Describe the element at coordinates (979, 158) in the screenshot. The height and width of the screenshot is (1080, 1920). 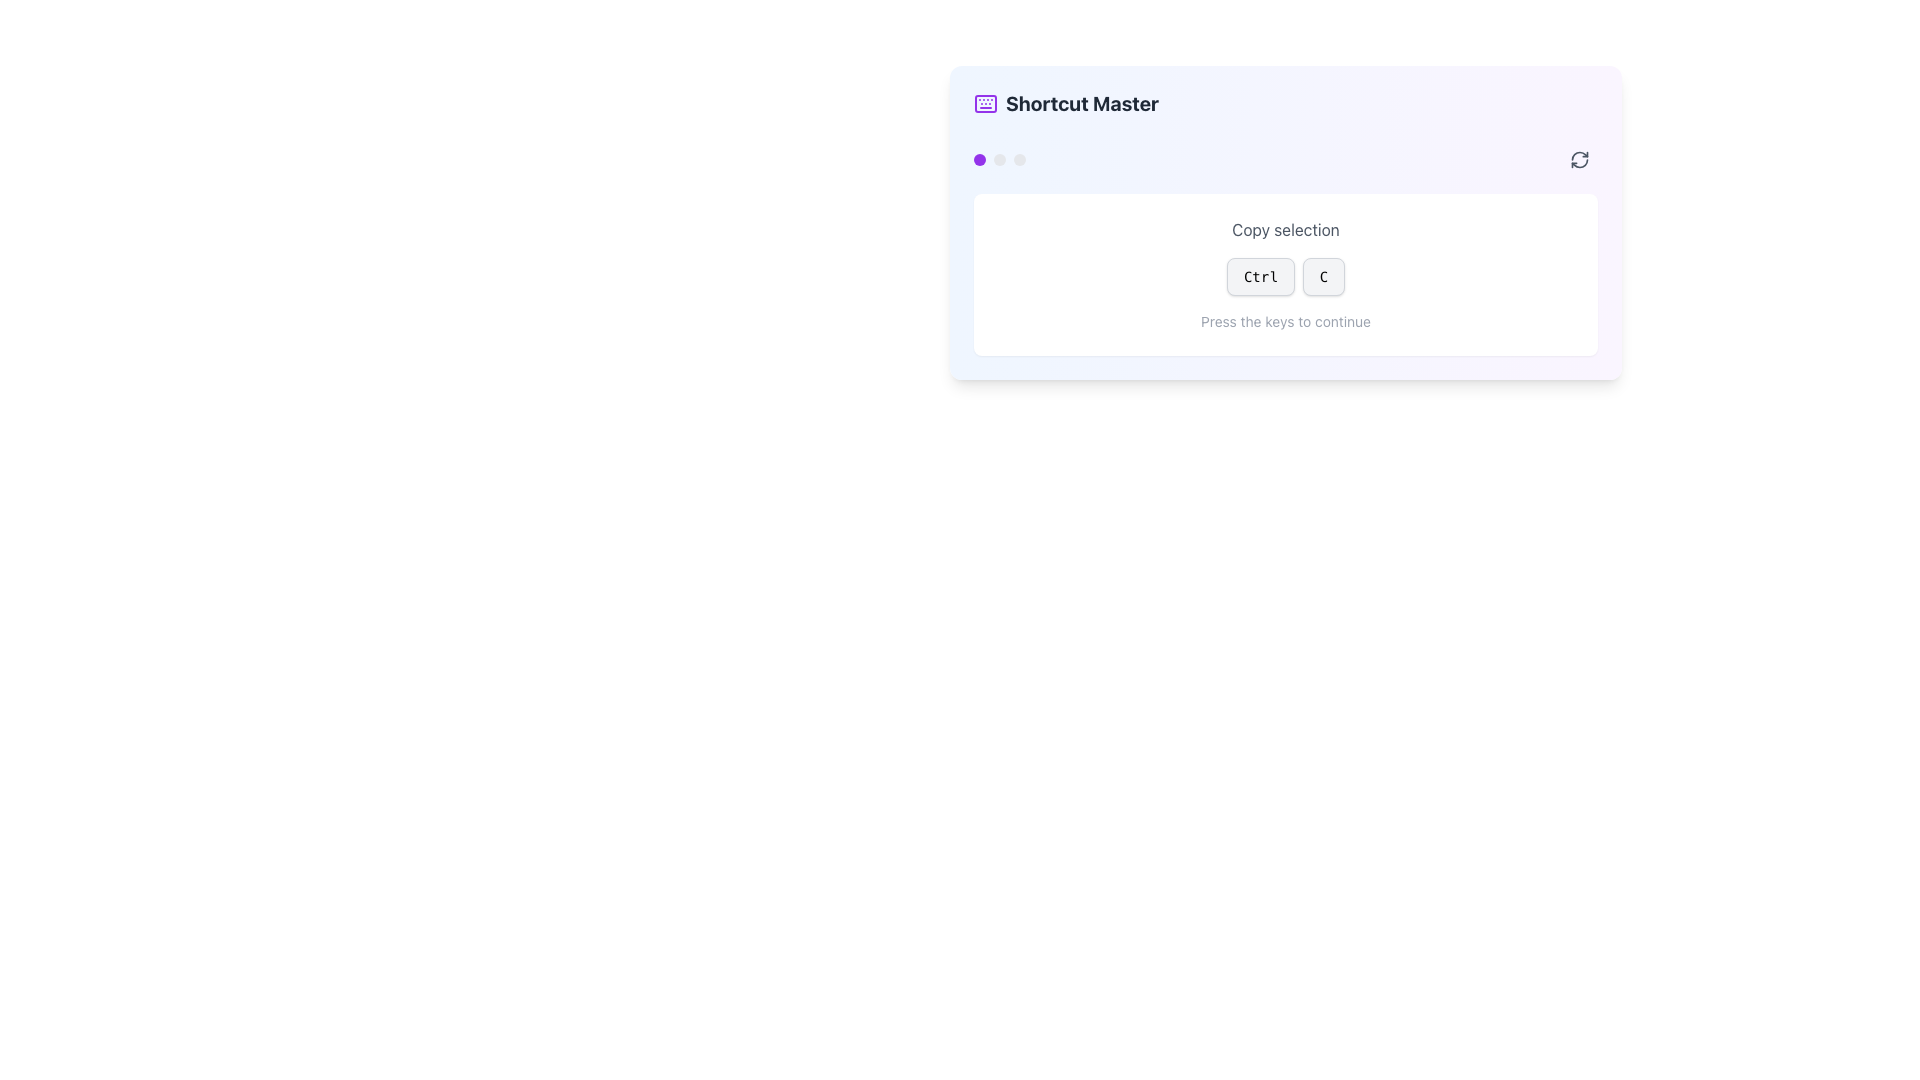
I see `the first progress indicator located below the title 'Shortcut Master' in the upper-left part of the interface` at that location.